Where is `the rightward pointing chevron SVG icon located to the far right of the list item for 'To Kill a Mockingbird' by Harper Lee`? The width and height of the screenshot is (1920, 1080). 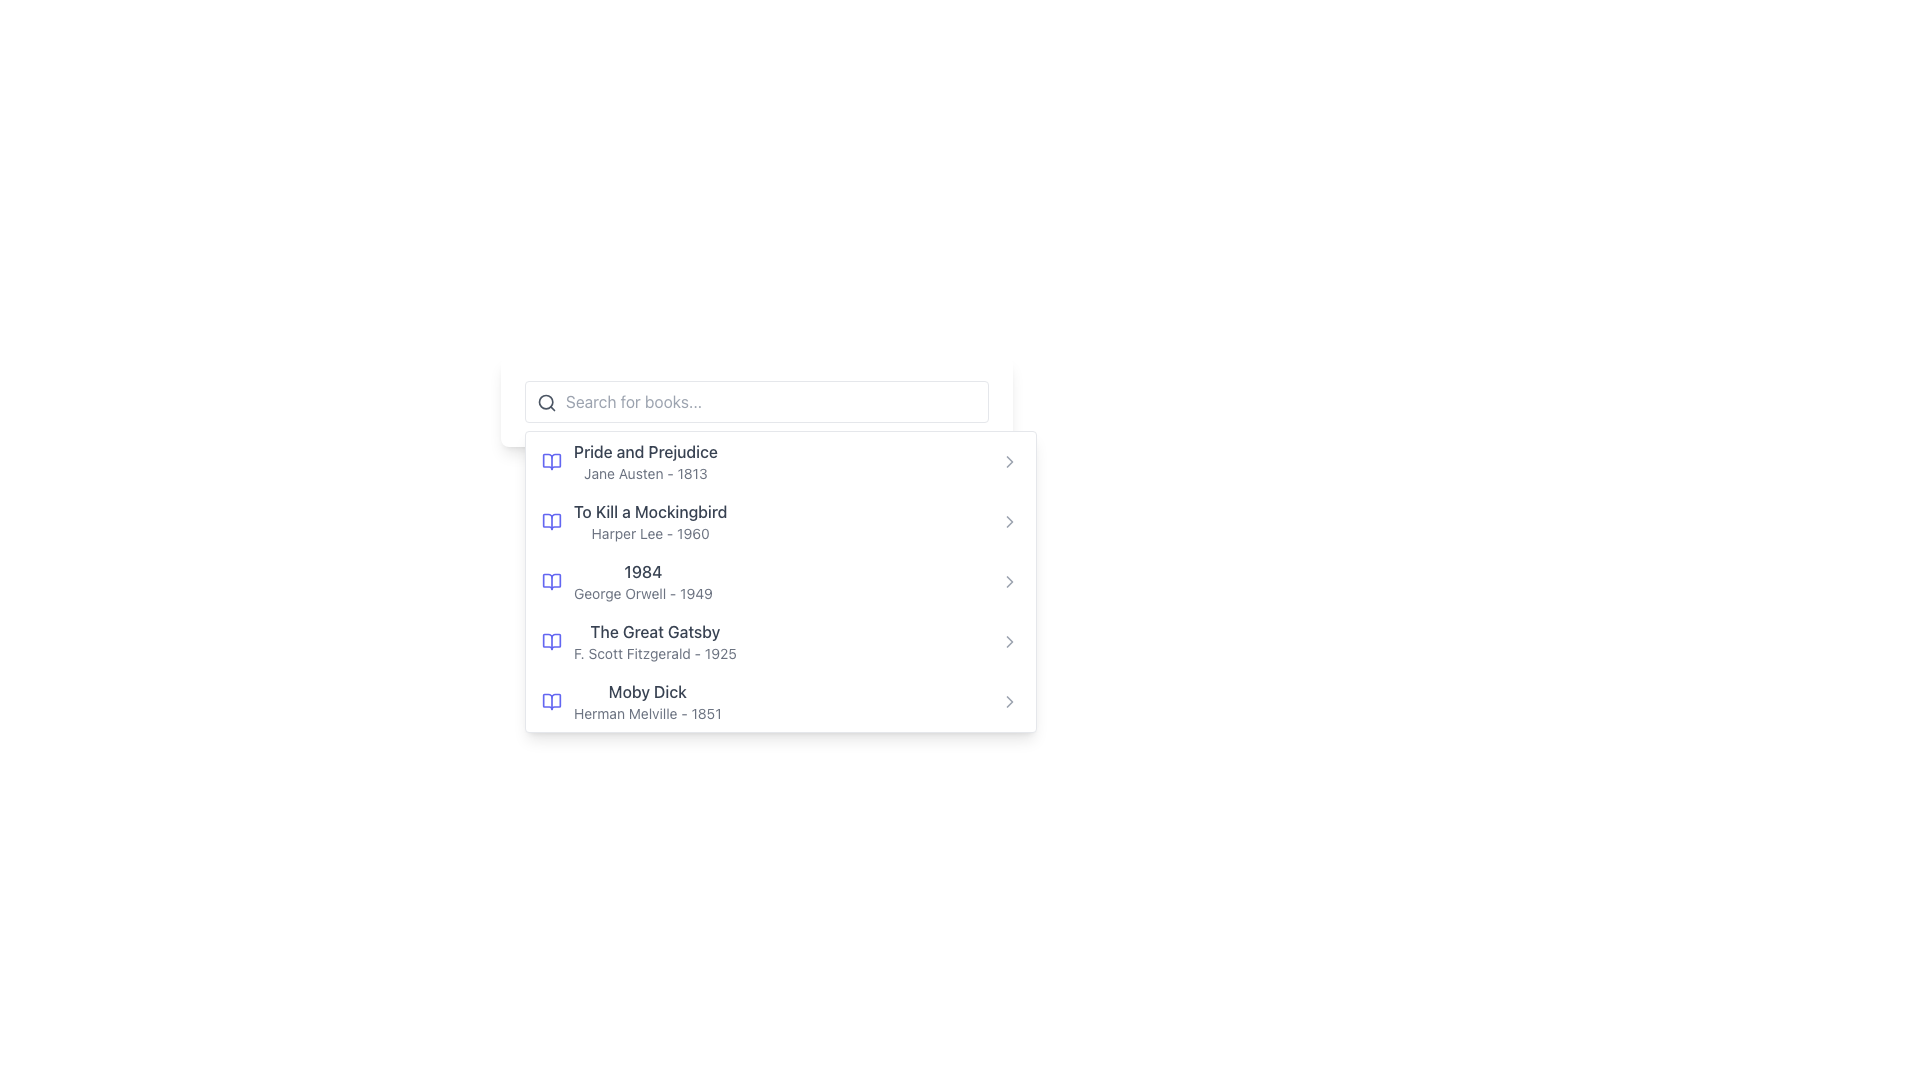
the rightward pointing chevron SVG icon located to the far right of the list item for 'To Kill a Mockingbird' by Harper Lee is located at coordinates (1009, 520).